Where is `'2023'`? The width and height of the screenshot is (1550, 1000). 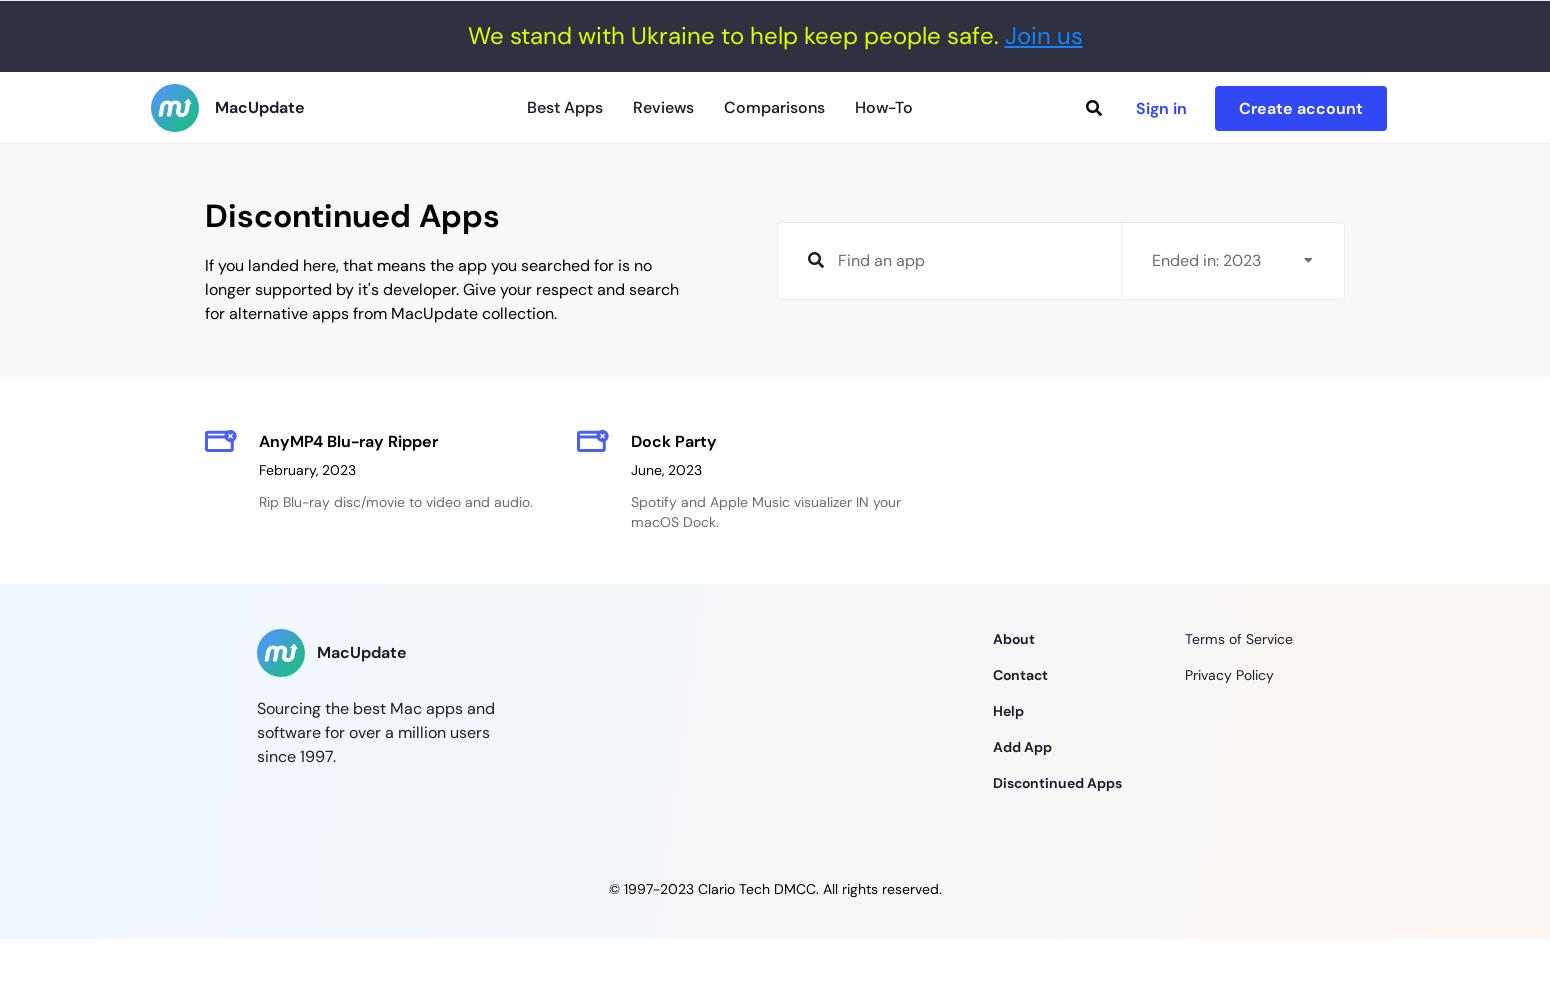
'2023' is located at coordinates (674, 889).